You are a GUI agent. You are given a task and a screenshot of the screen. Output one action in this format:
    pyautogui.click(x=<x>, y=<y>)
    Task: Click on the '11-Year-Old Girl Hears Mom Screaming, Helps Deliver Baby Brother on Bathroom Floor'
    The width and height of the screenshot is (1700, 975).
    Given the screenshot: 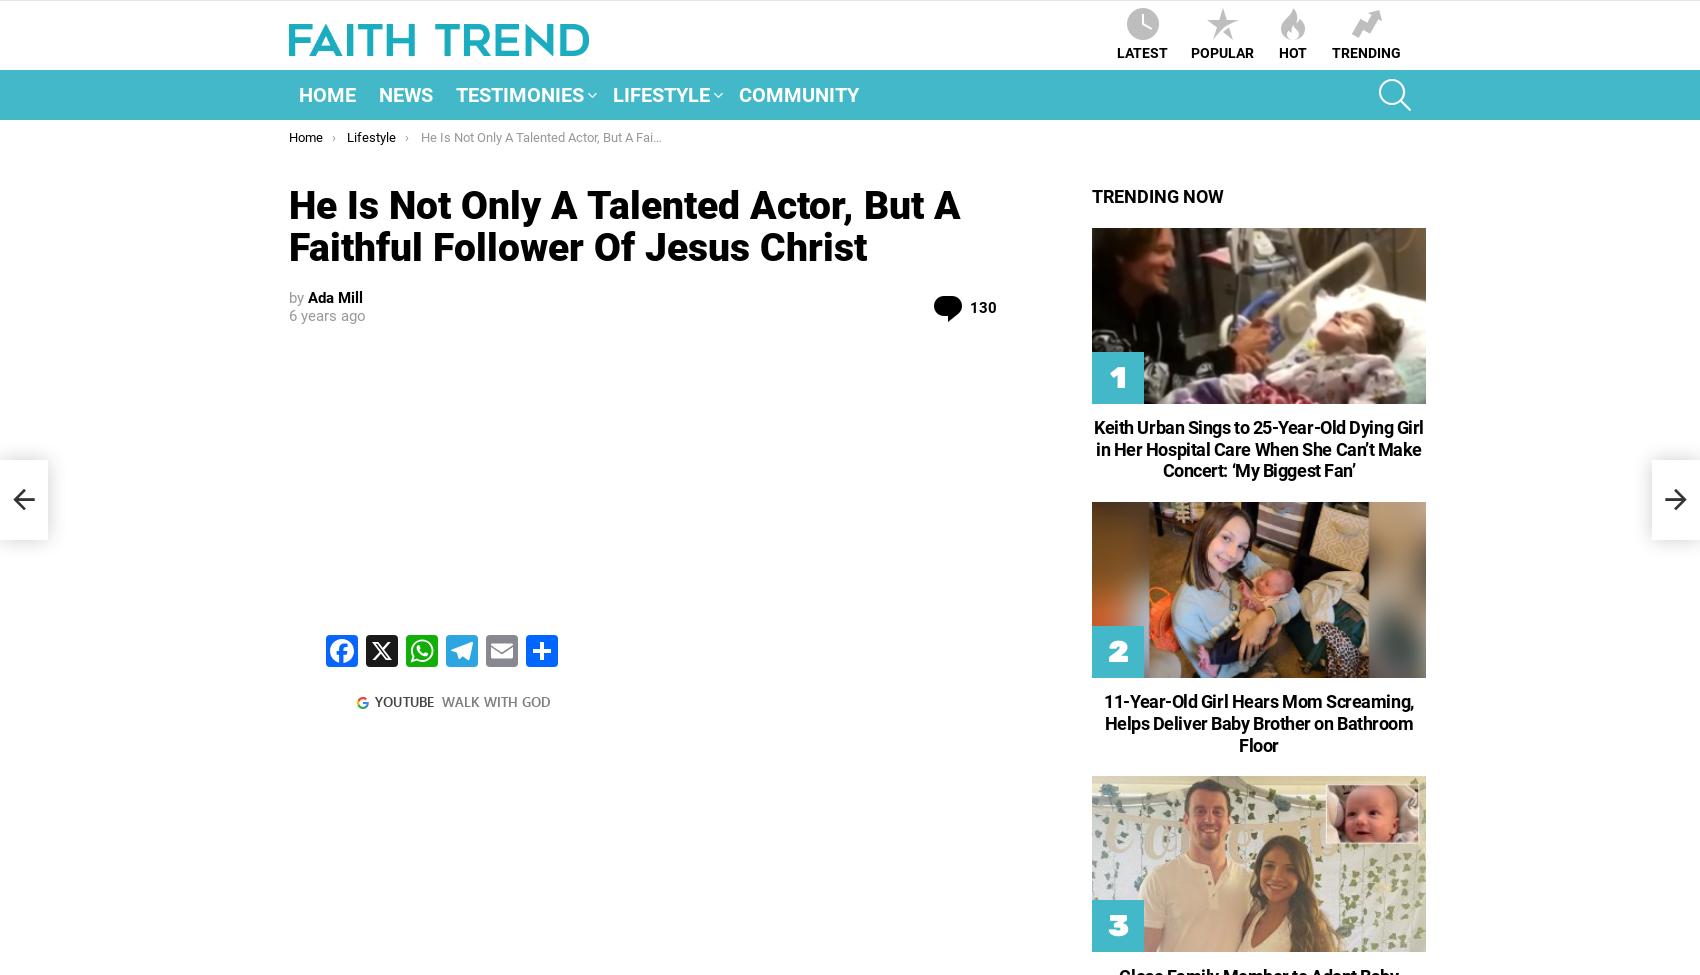 What is the action you would take?
    pyautogui.click(x=1257, y=721)
    